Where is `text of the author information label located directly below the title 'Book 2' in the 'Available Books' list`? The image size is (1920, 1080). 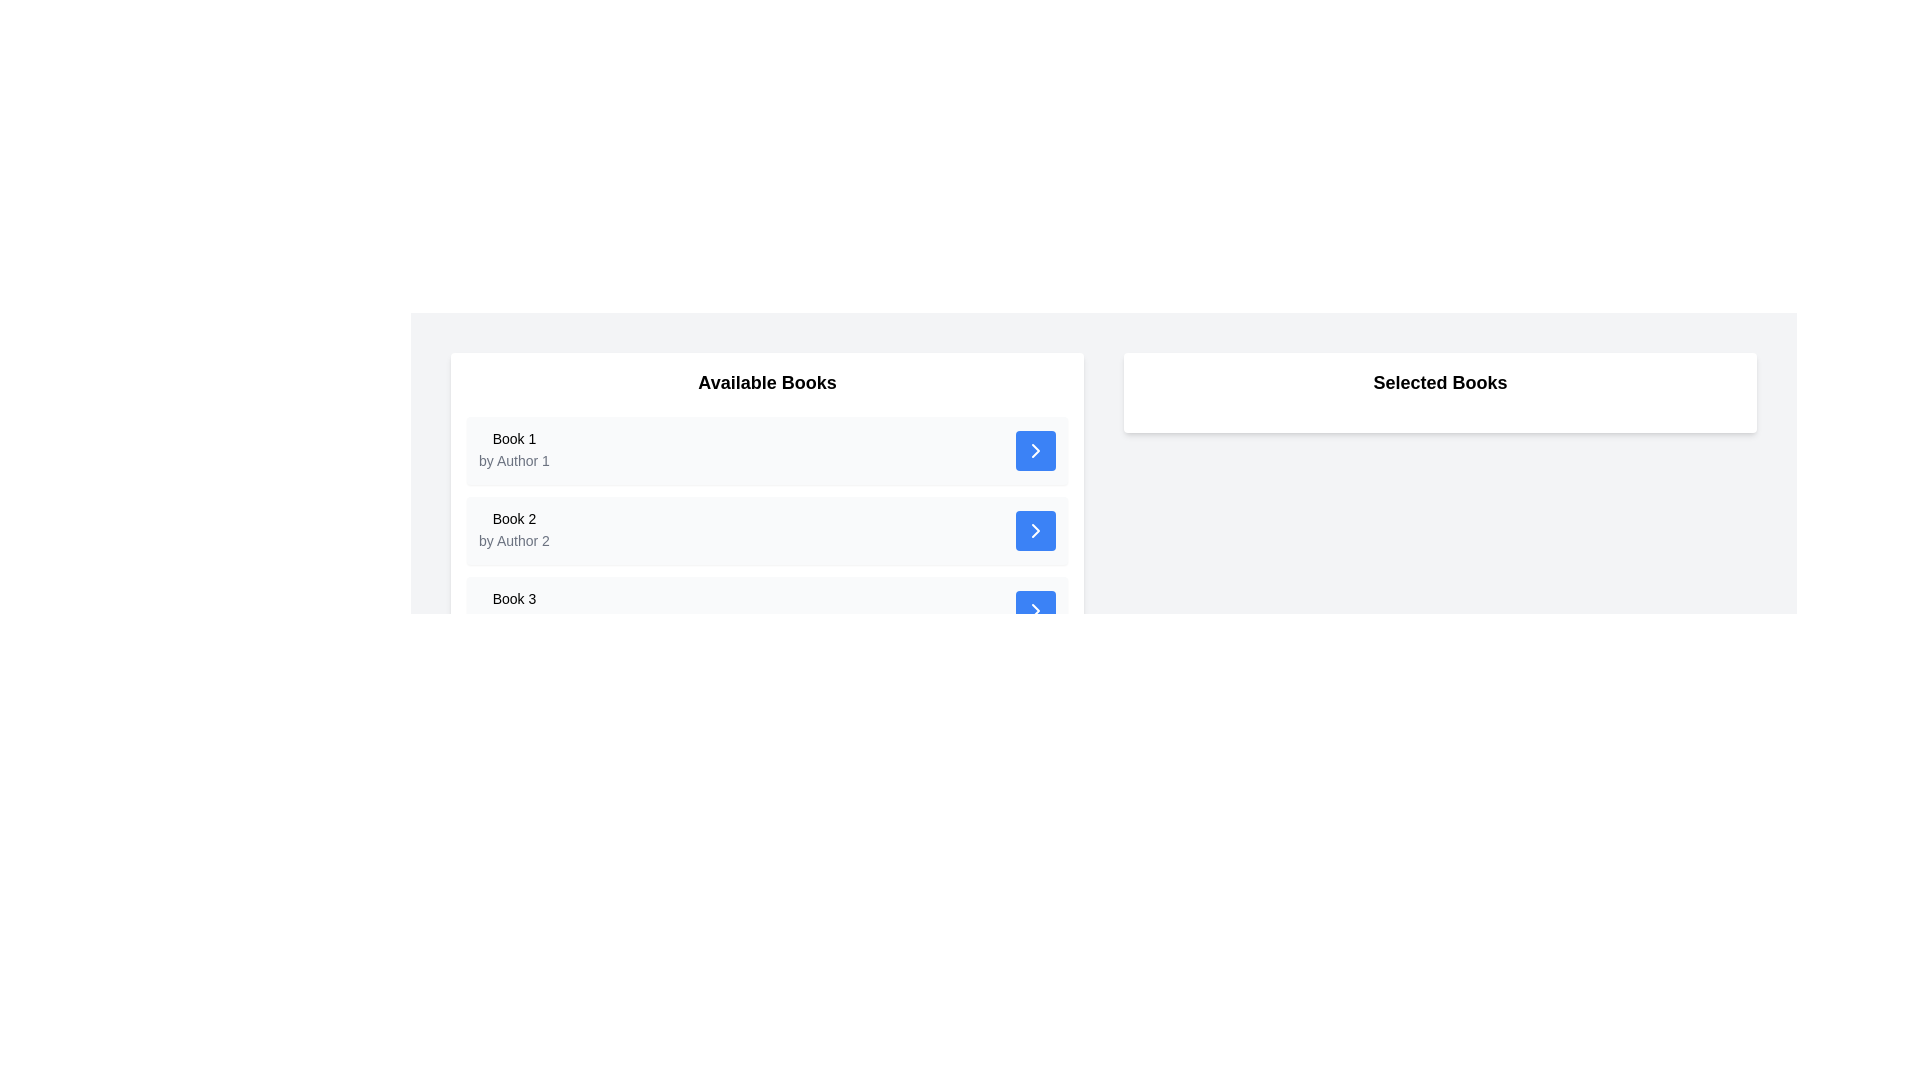
text of the author information label located directly below the title 'Book 2' in the 'Available Books' list is located at coordinates (514, 540).